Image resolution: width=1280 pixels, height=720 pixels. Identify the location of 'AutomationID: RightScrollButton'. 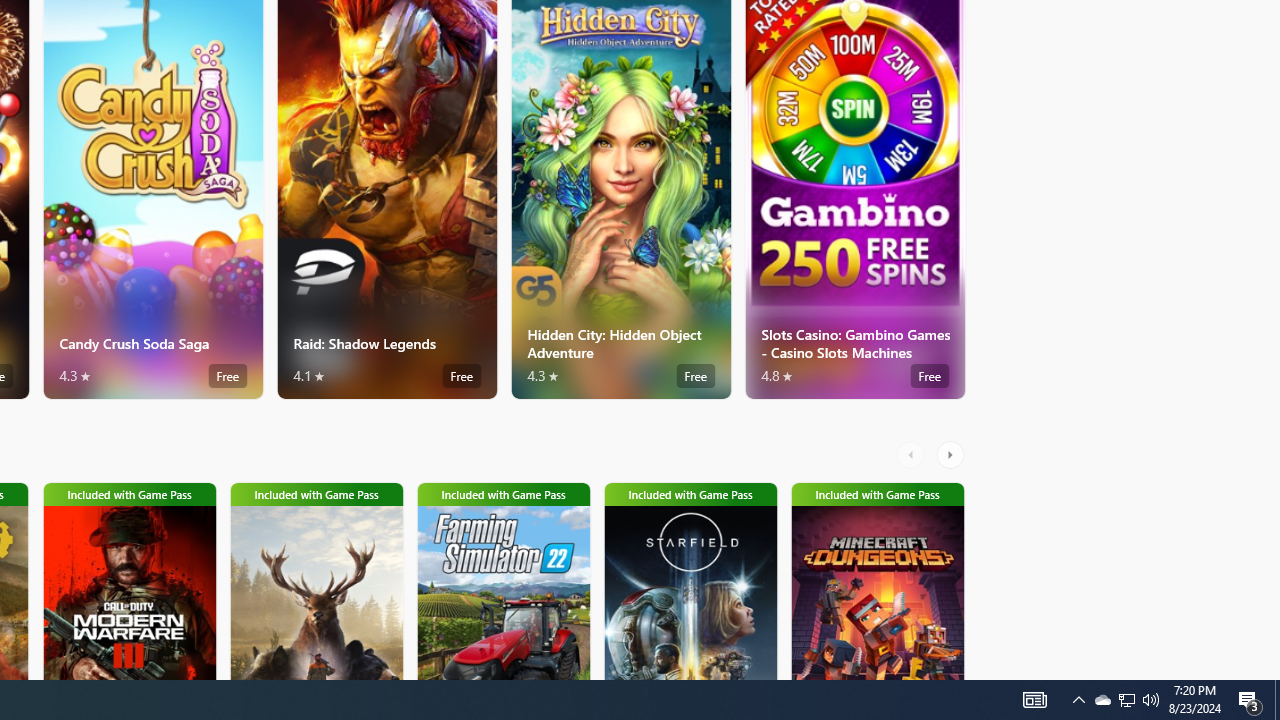
(951, 455).